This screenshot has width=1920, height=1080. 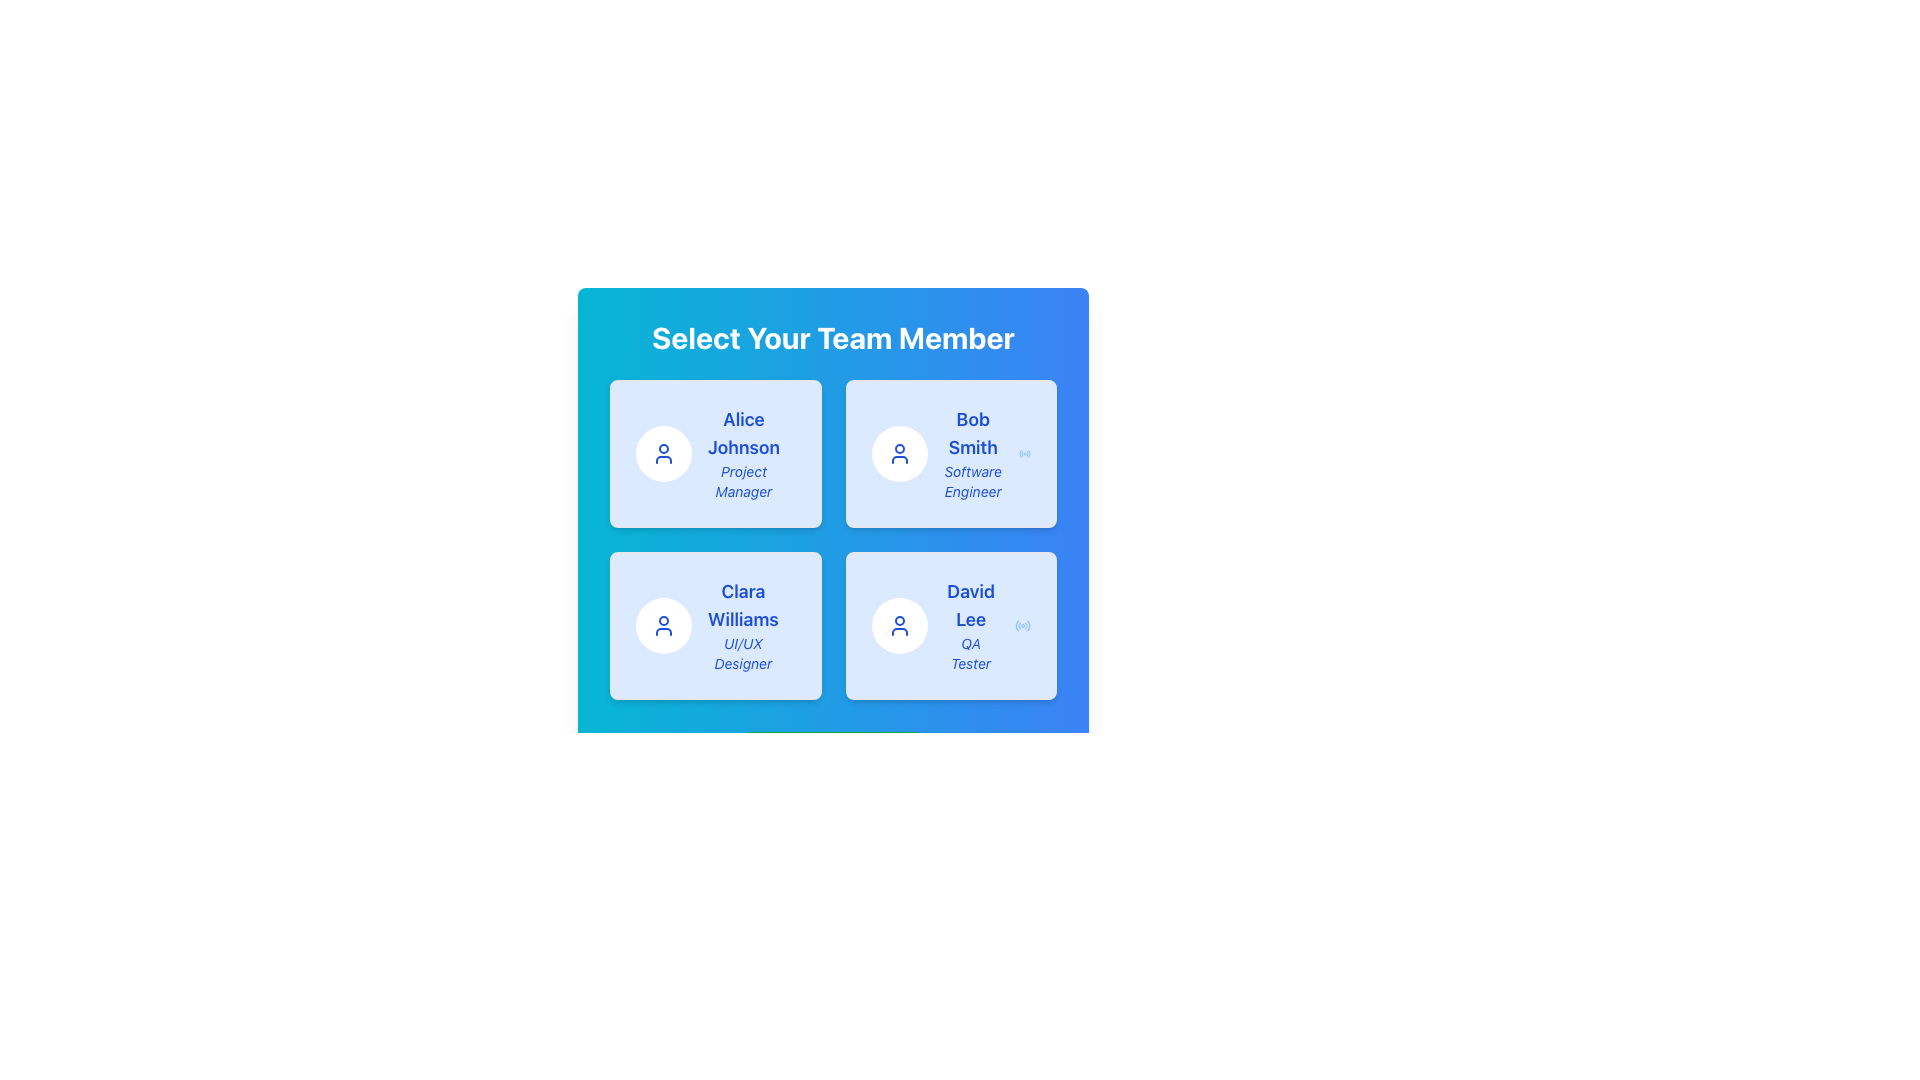 I want to click on text label indicating the professional role 'QA Tester' for the individual 'David Lee', located at the bottom of the card in the interface, so click(x=971, y=654).